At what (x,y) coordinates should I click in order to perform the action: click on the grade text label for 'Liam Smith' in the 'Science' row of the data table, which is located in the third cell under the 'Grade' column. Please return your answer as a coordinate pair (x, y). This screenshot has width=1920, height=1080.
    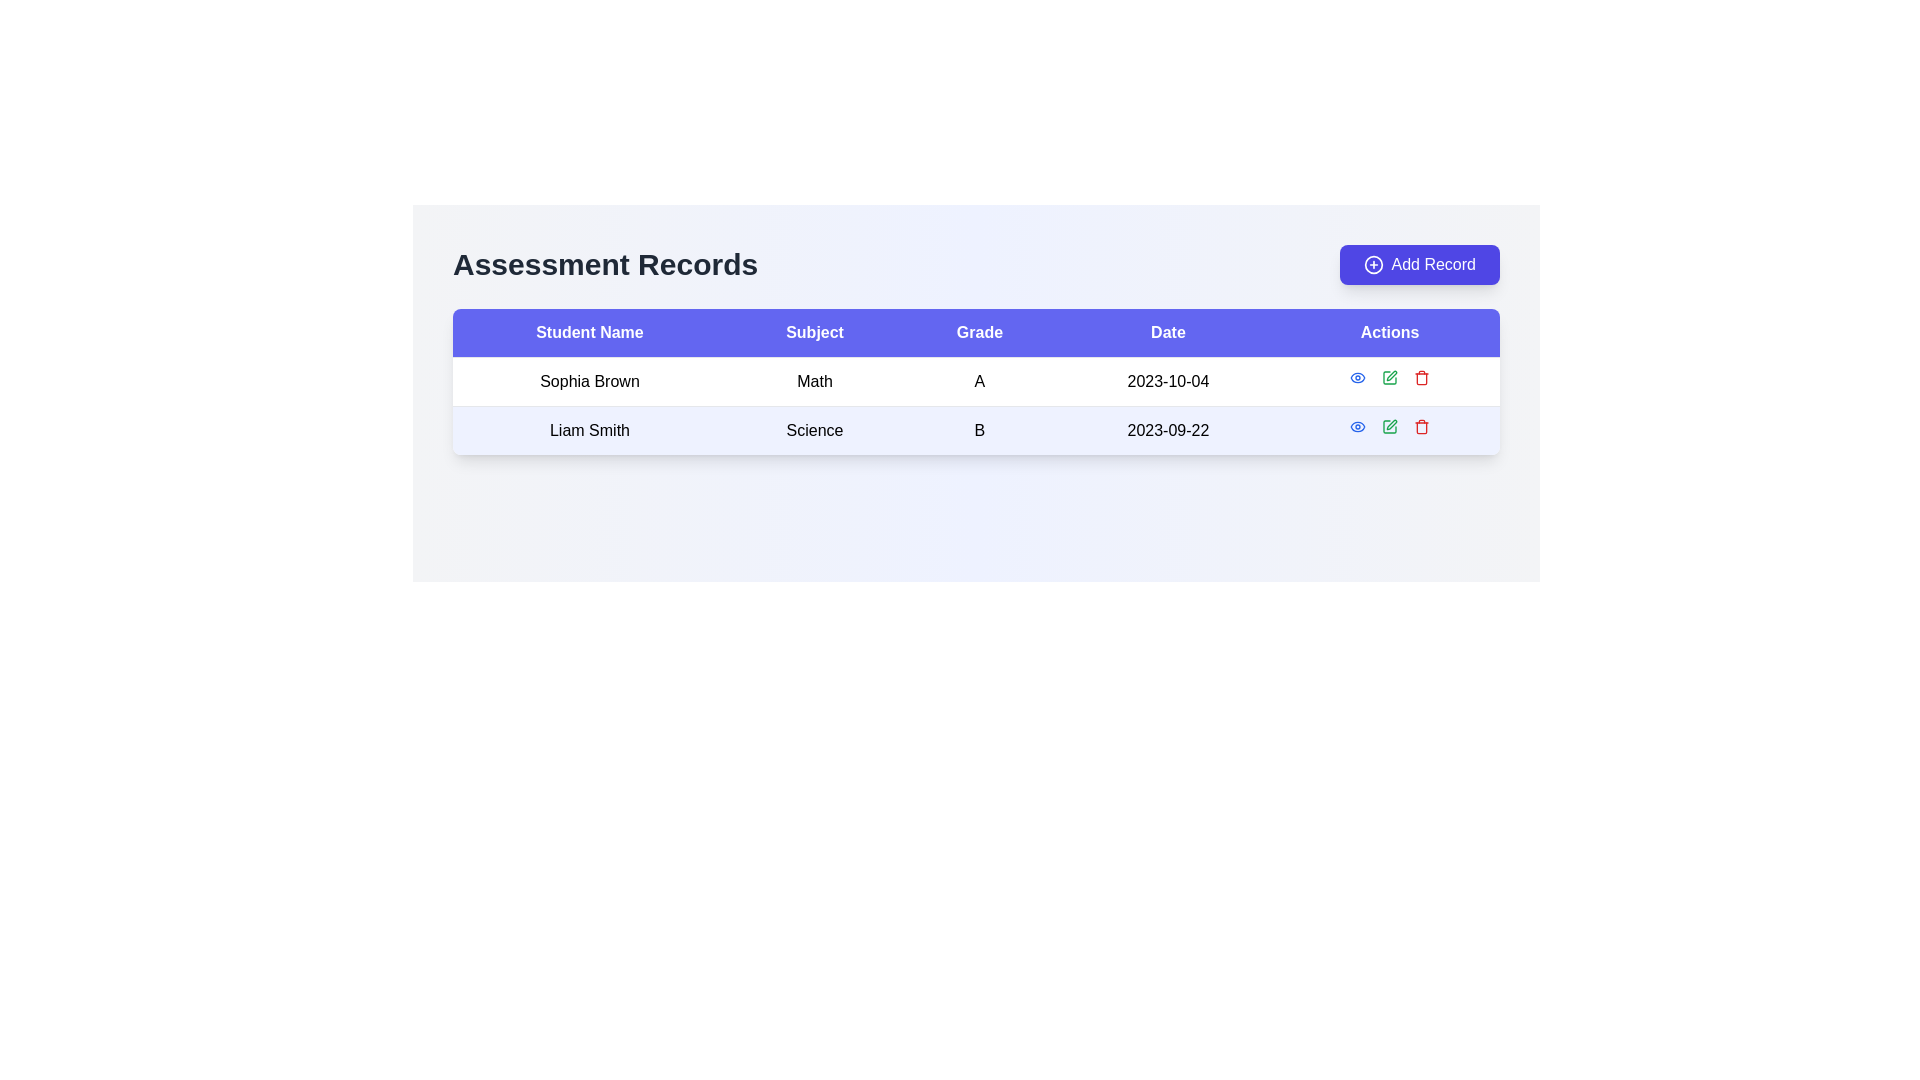
    Looking at the image, I should click on (979, 429).